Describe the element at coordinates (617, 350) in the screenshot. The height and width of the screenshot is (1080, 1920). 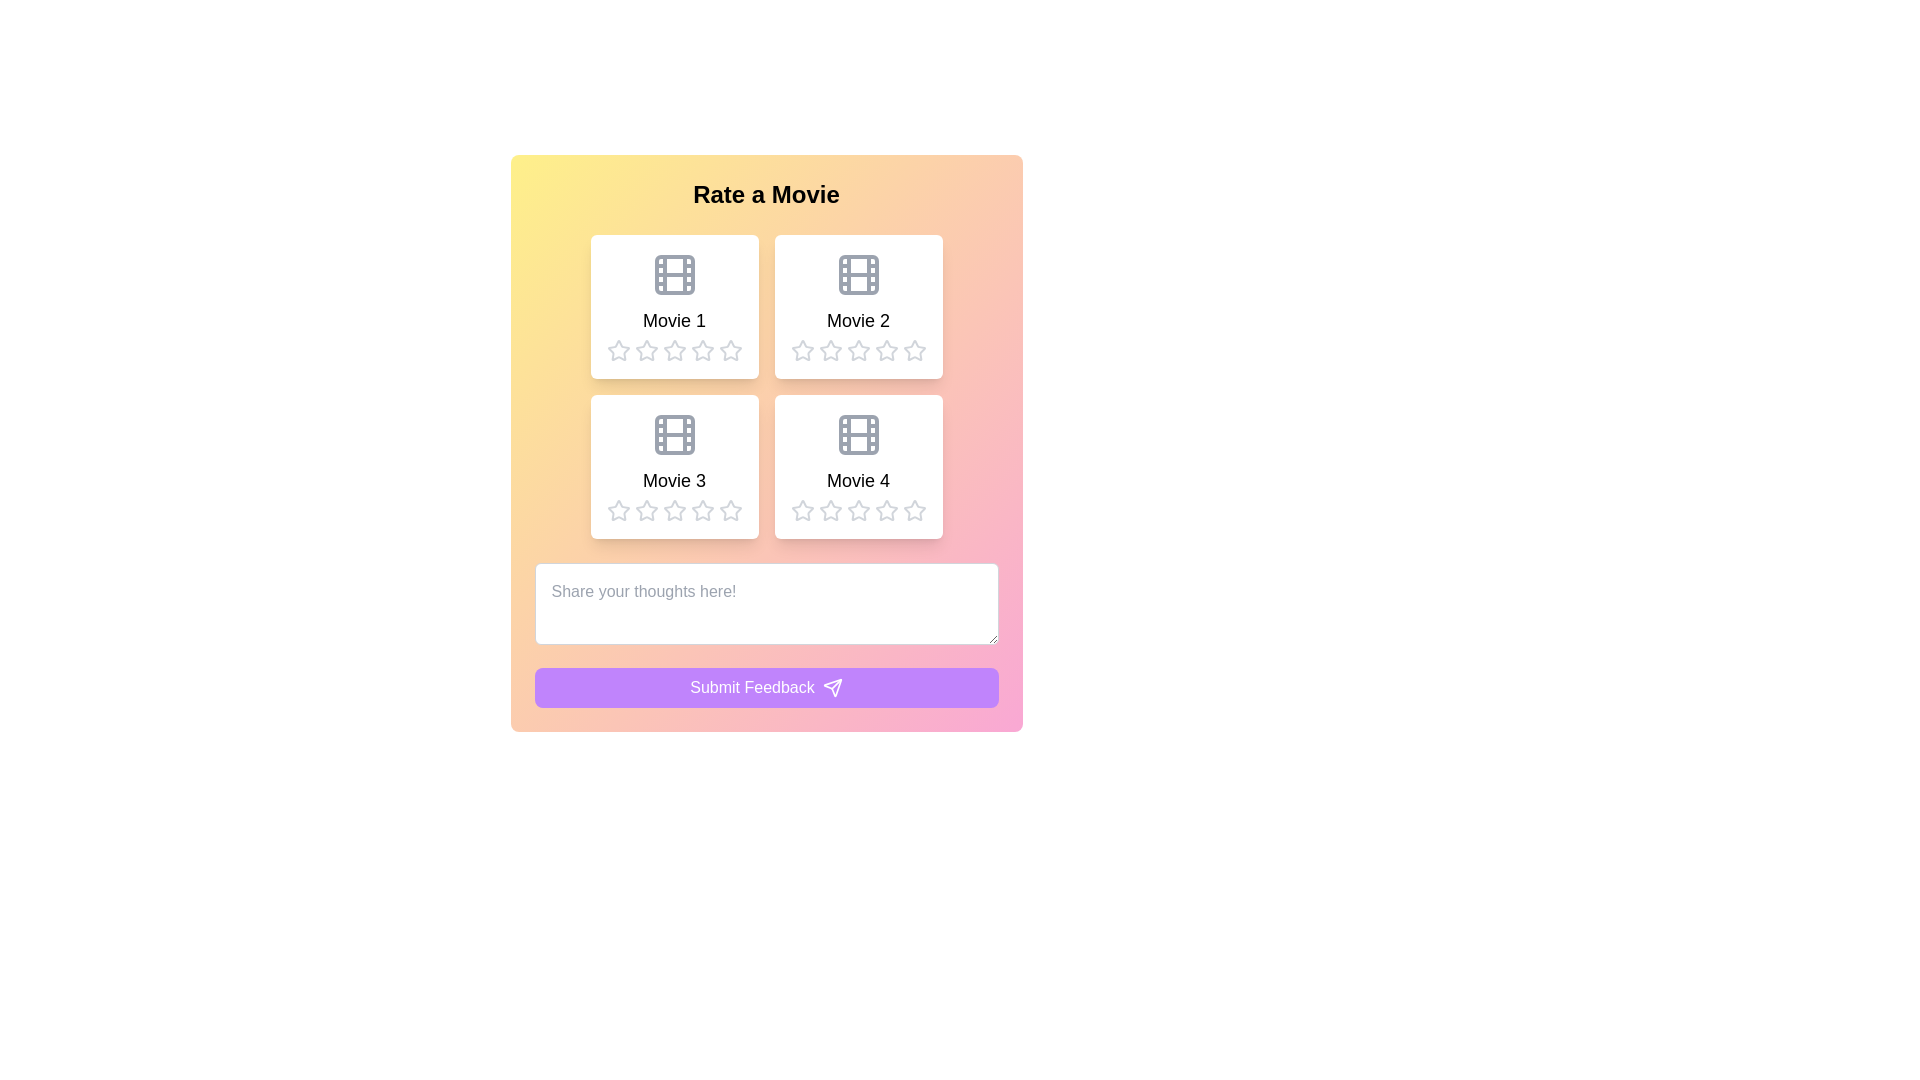
I see `the first star in the horizontal sequence of rating stars located beneath 'Movie 1' to set a rating` at that location.